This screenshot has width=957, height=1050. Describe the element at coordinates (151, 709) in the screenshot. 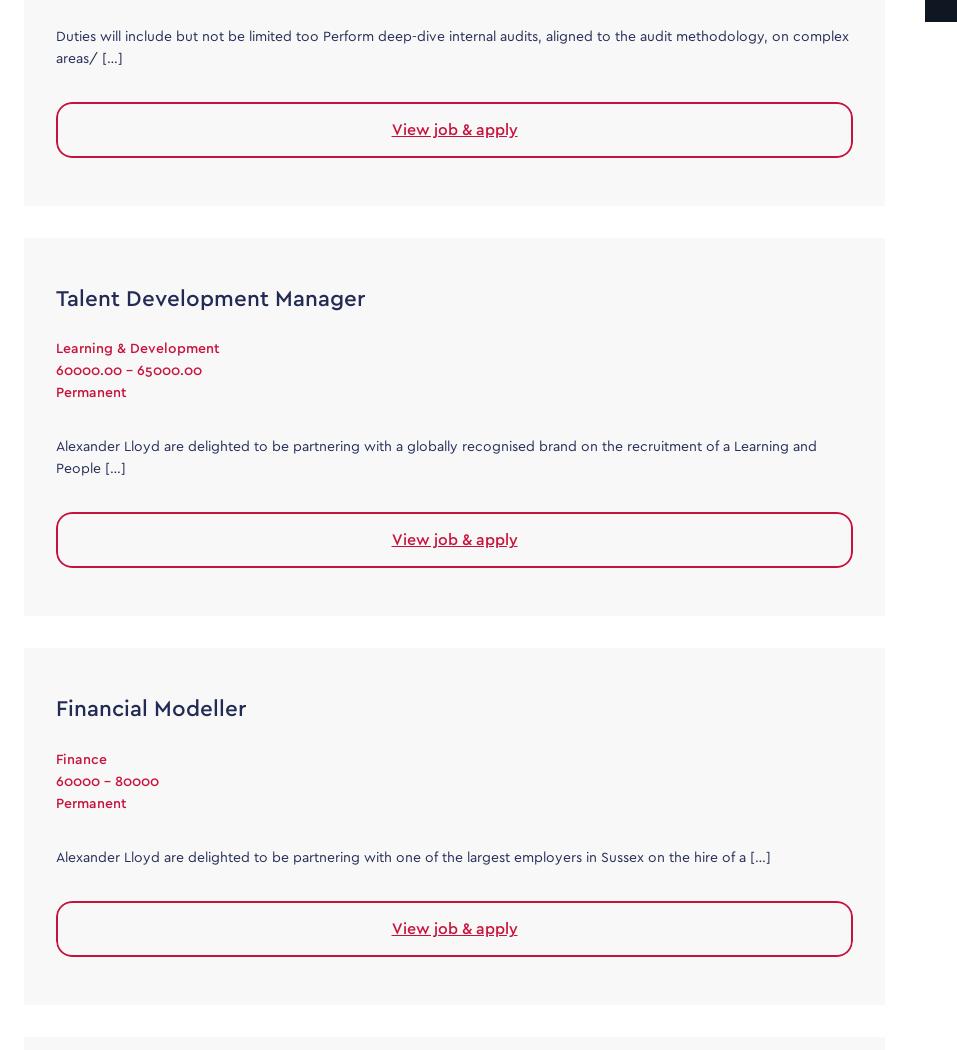

I see `'Financial Modeller'` at that location.